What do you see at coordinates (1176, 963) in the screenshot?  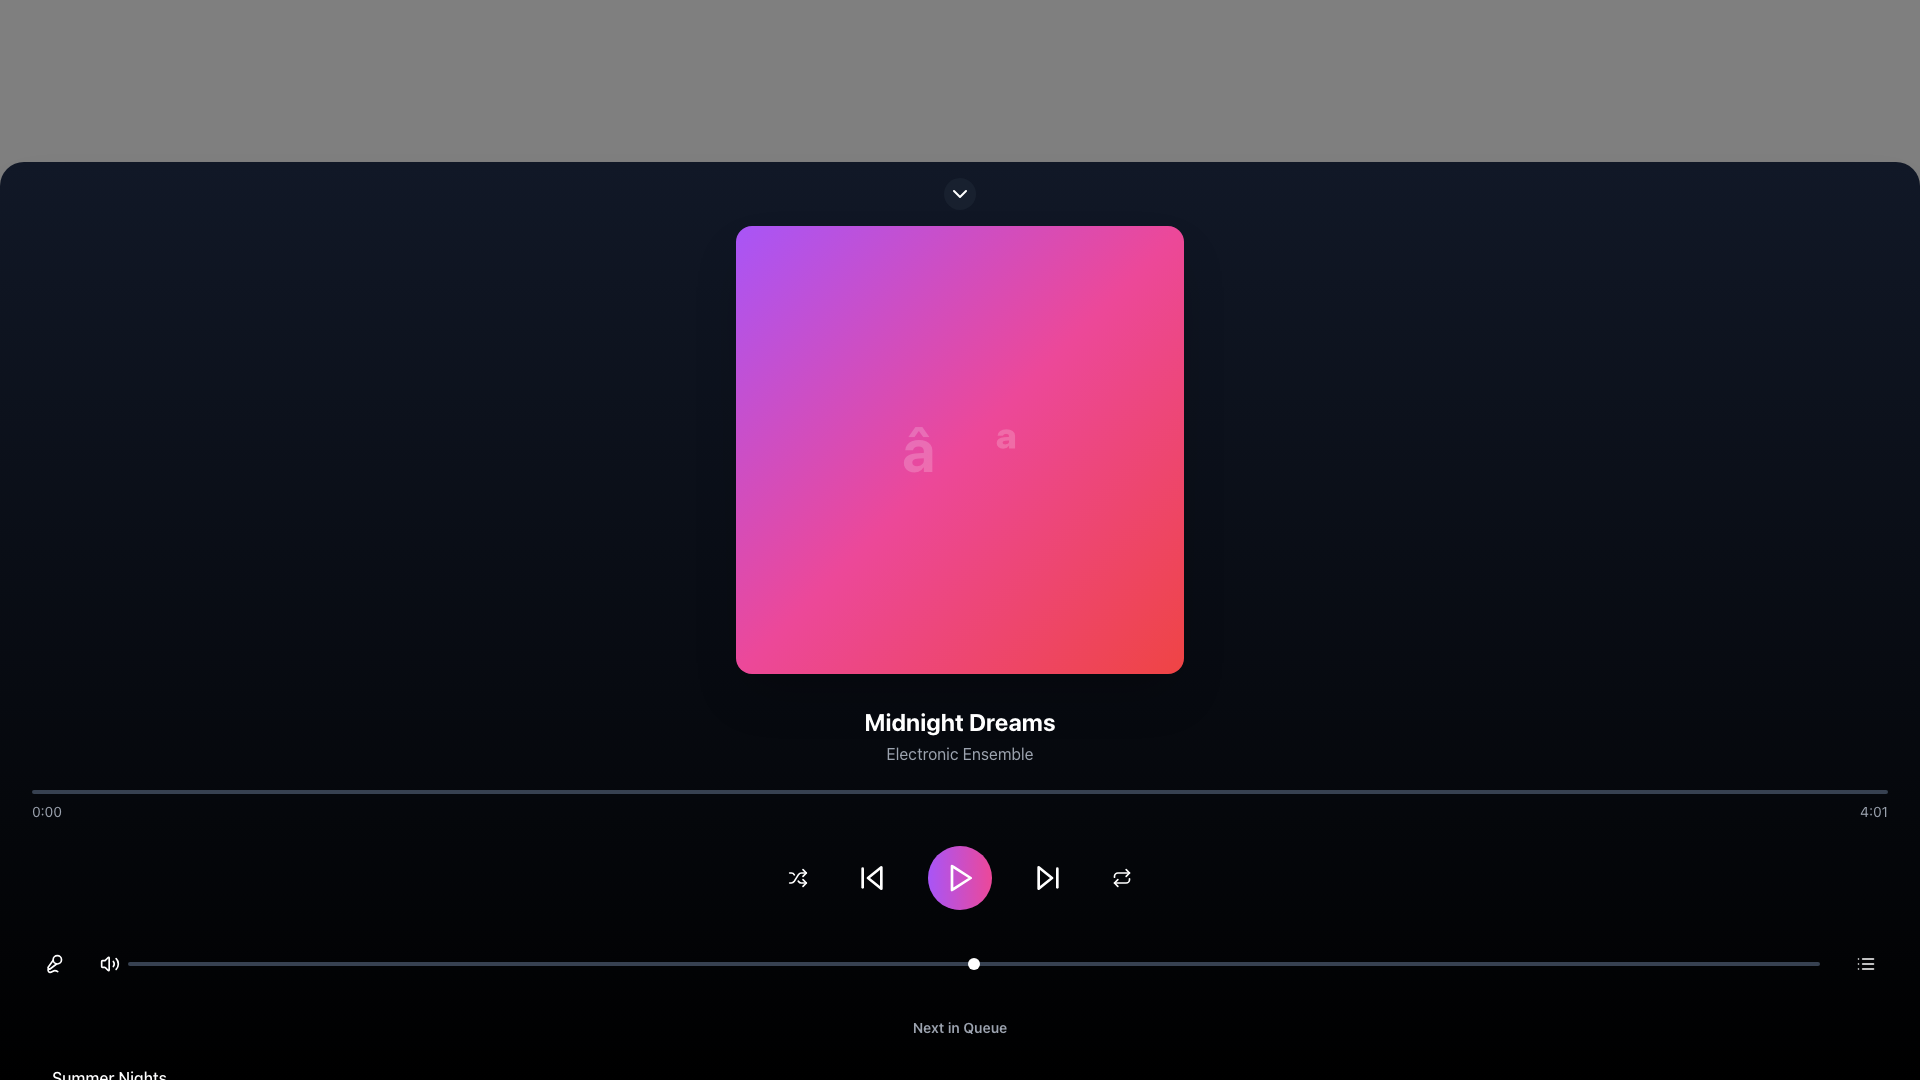 I see `the timeline position` at bounding box center [1176, 963].